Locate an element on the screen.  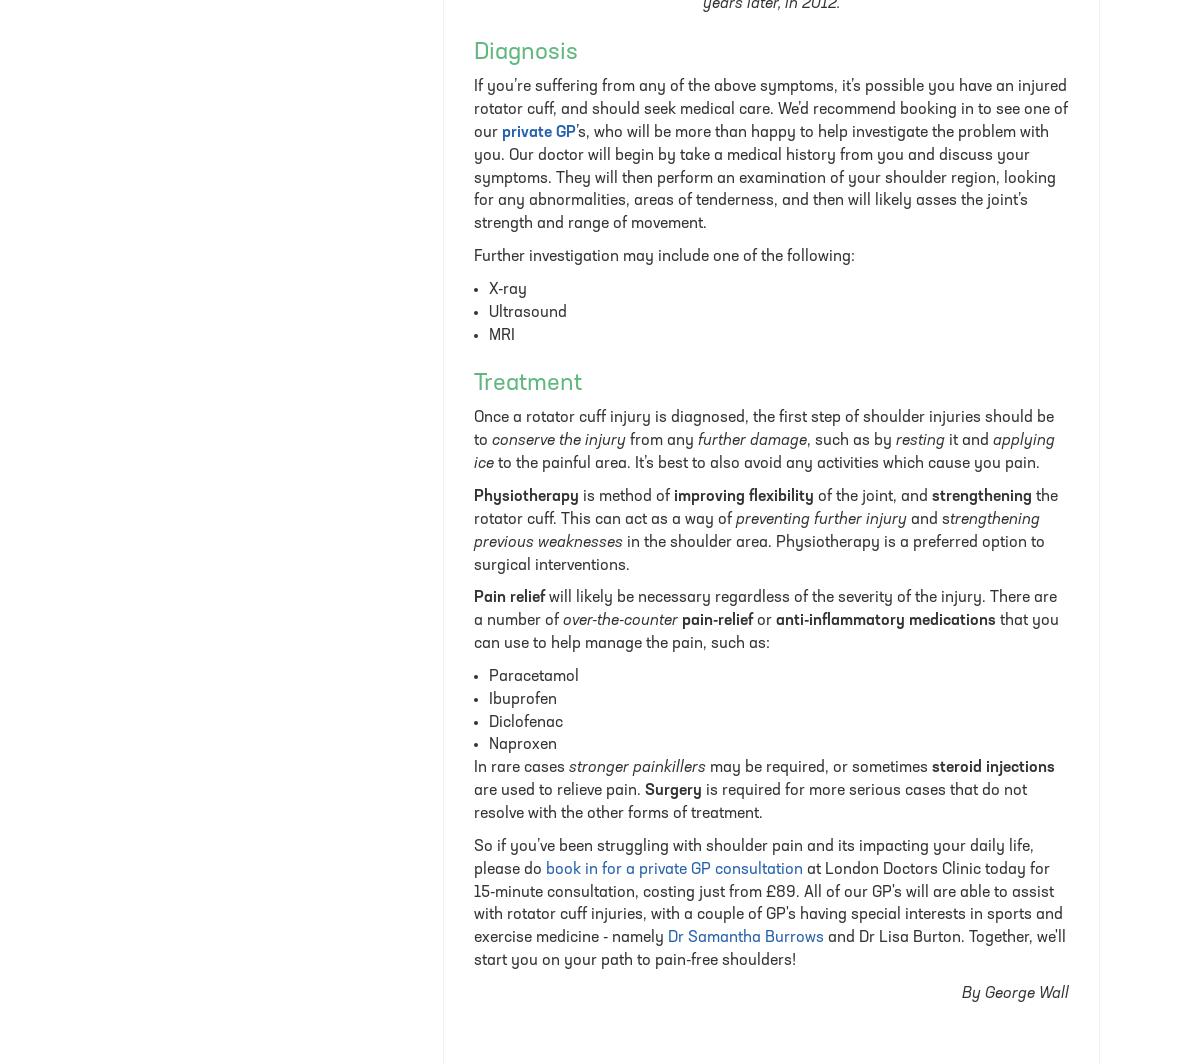
'book in for a private GP consultation' is located at coordinates (674, 868).